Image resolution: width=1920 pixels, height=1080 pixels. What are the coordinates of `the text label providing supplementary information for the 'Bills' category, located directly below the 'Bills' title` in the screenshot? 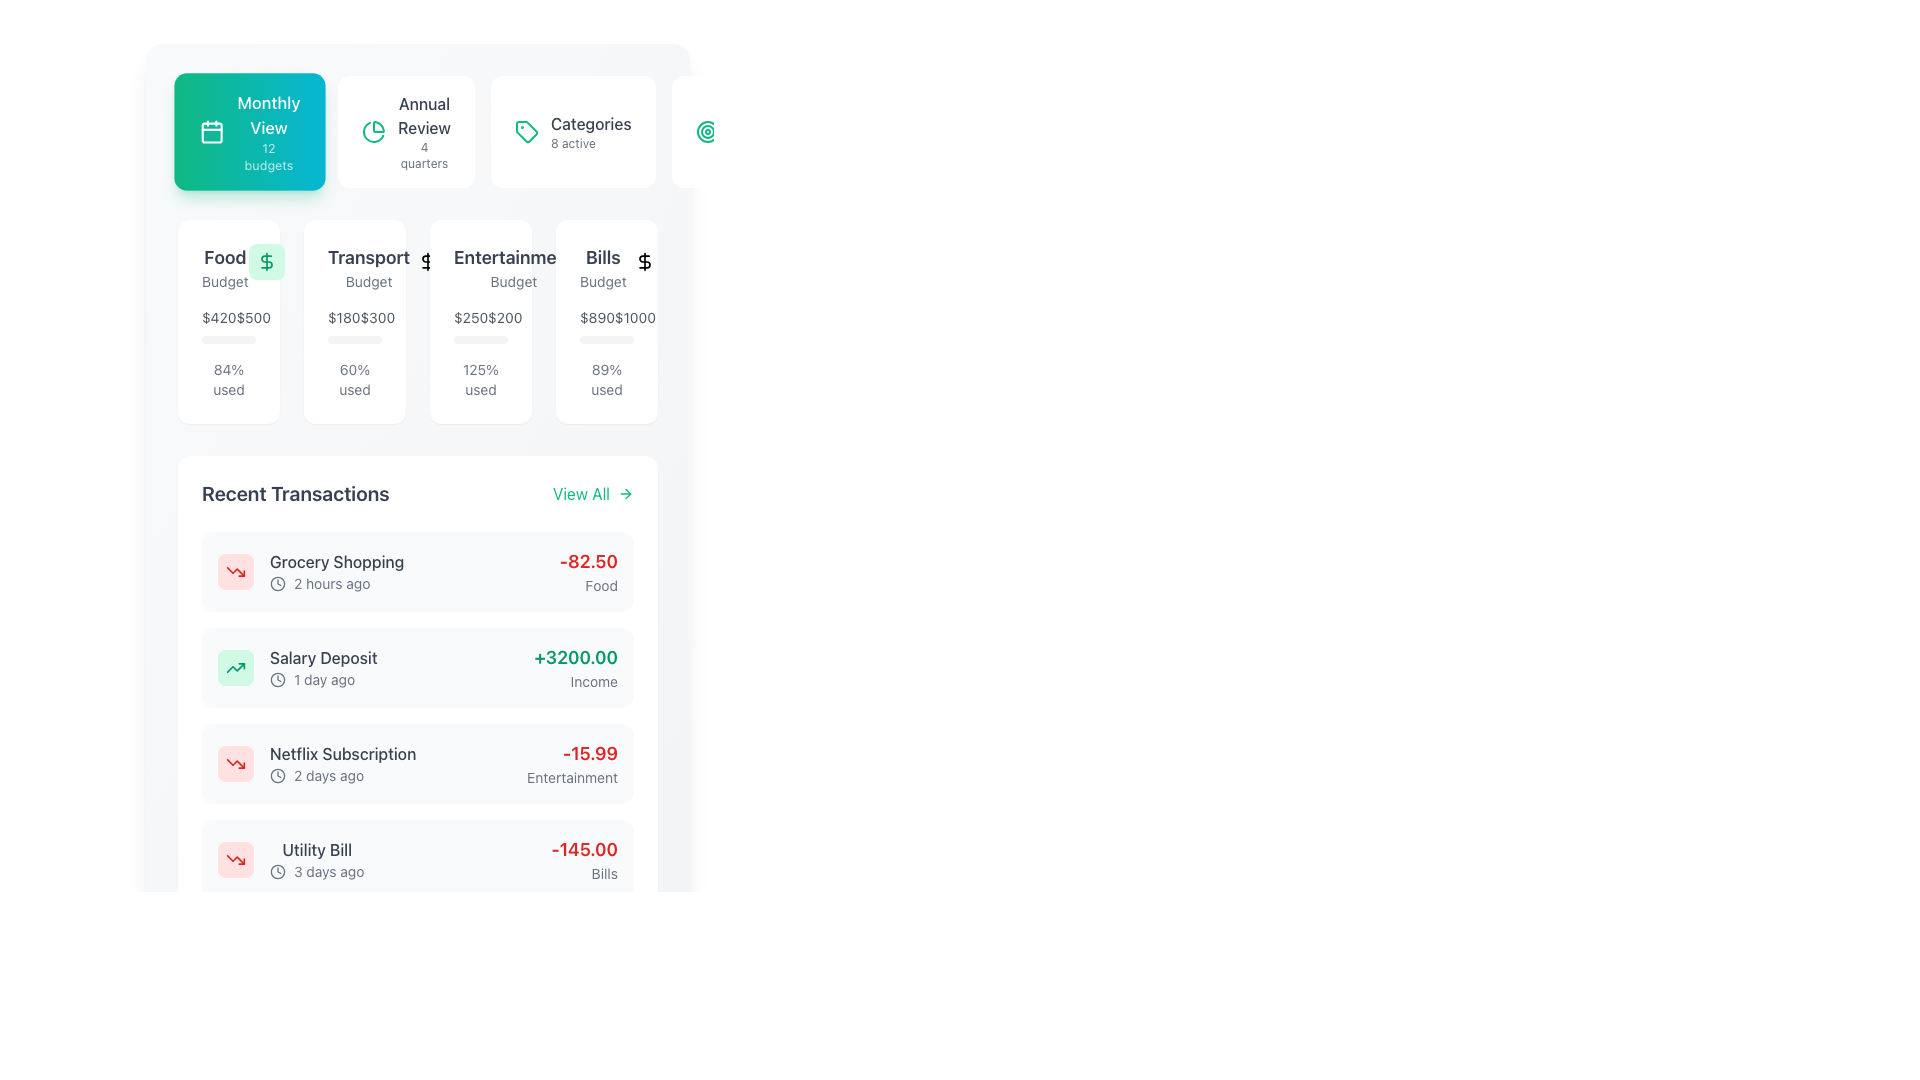 It's located at (602, 281).